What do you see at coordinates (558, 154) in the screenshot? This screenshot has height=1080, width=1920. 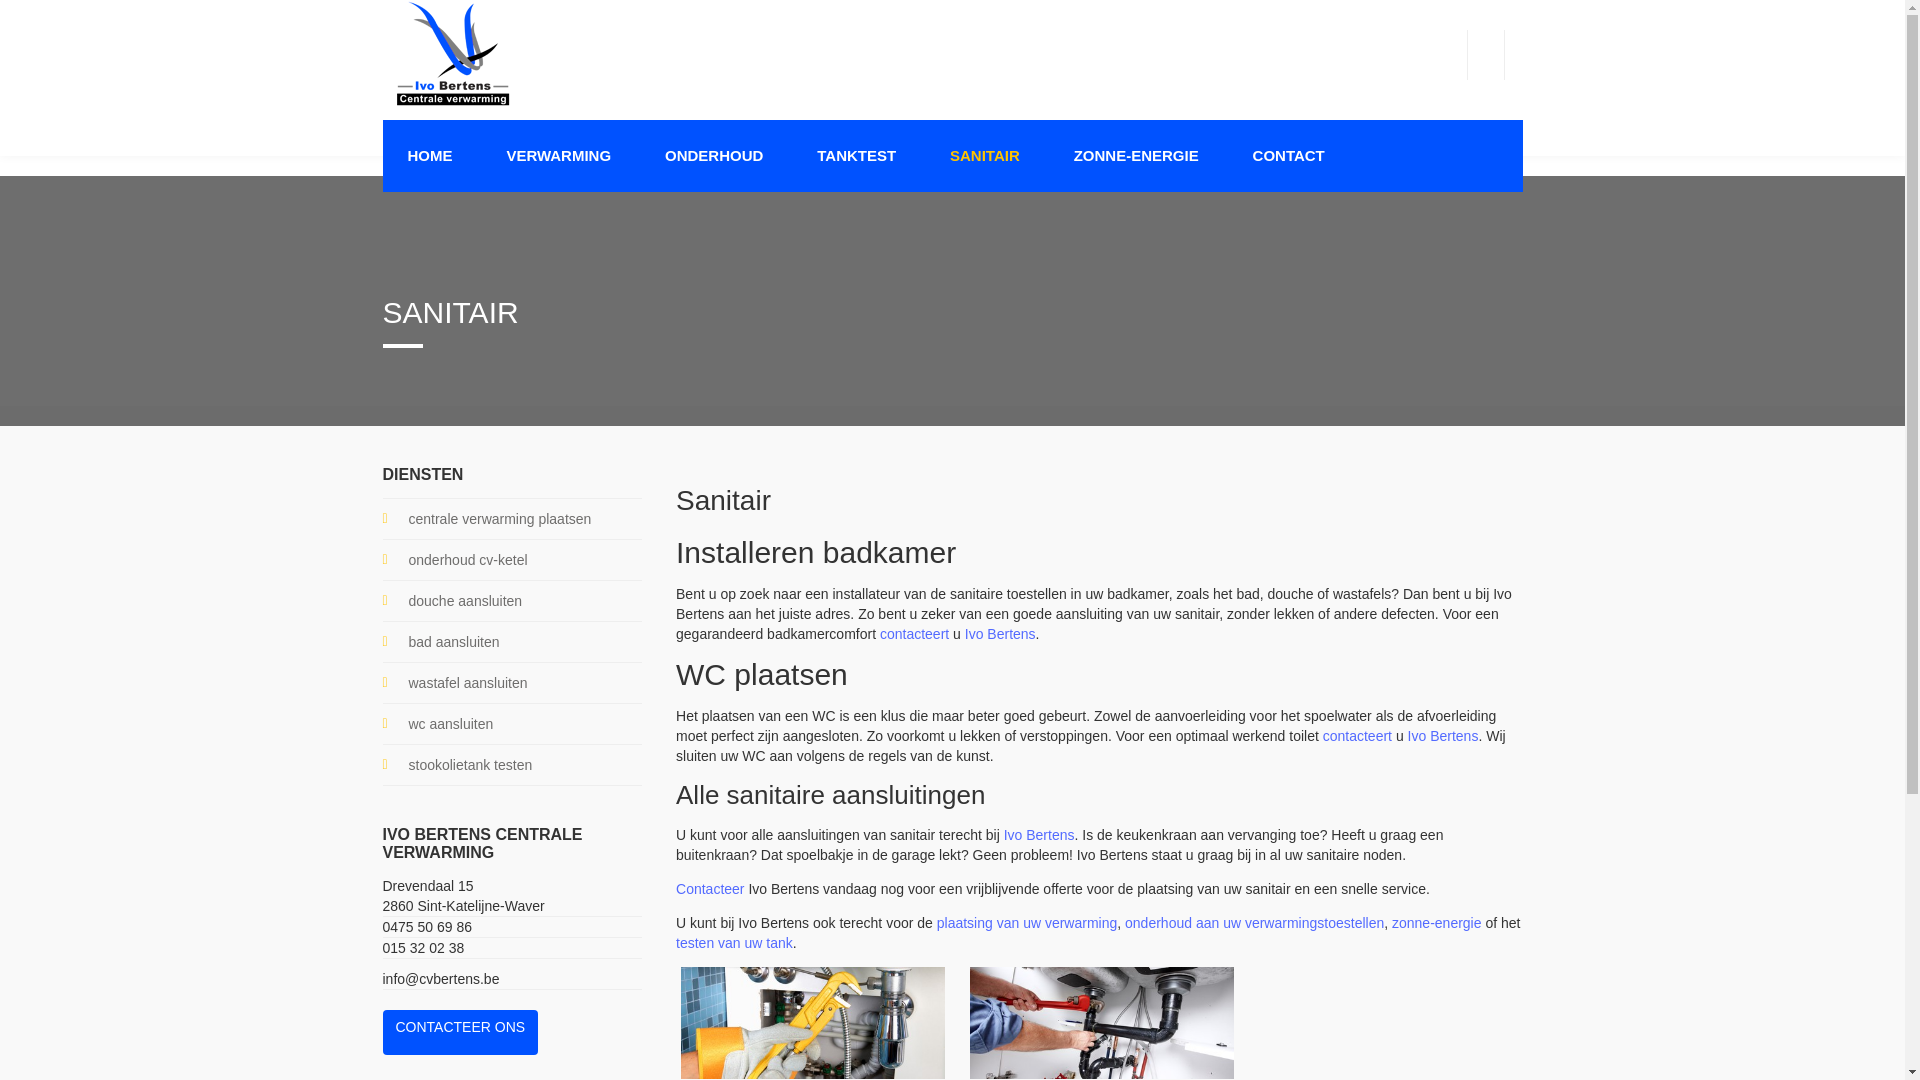 I see `'VERWARMING'` at bounding box center [558, 154].